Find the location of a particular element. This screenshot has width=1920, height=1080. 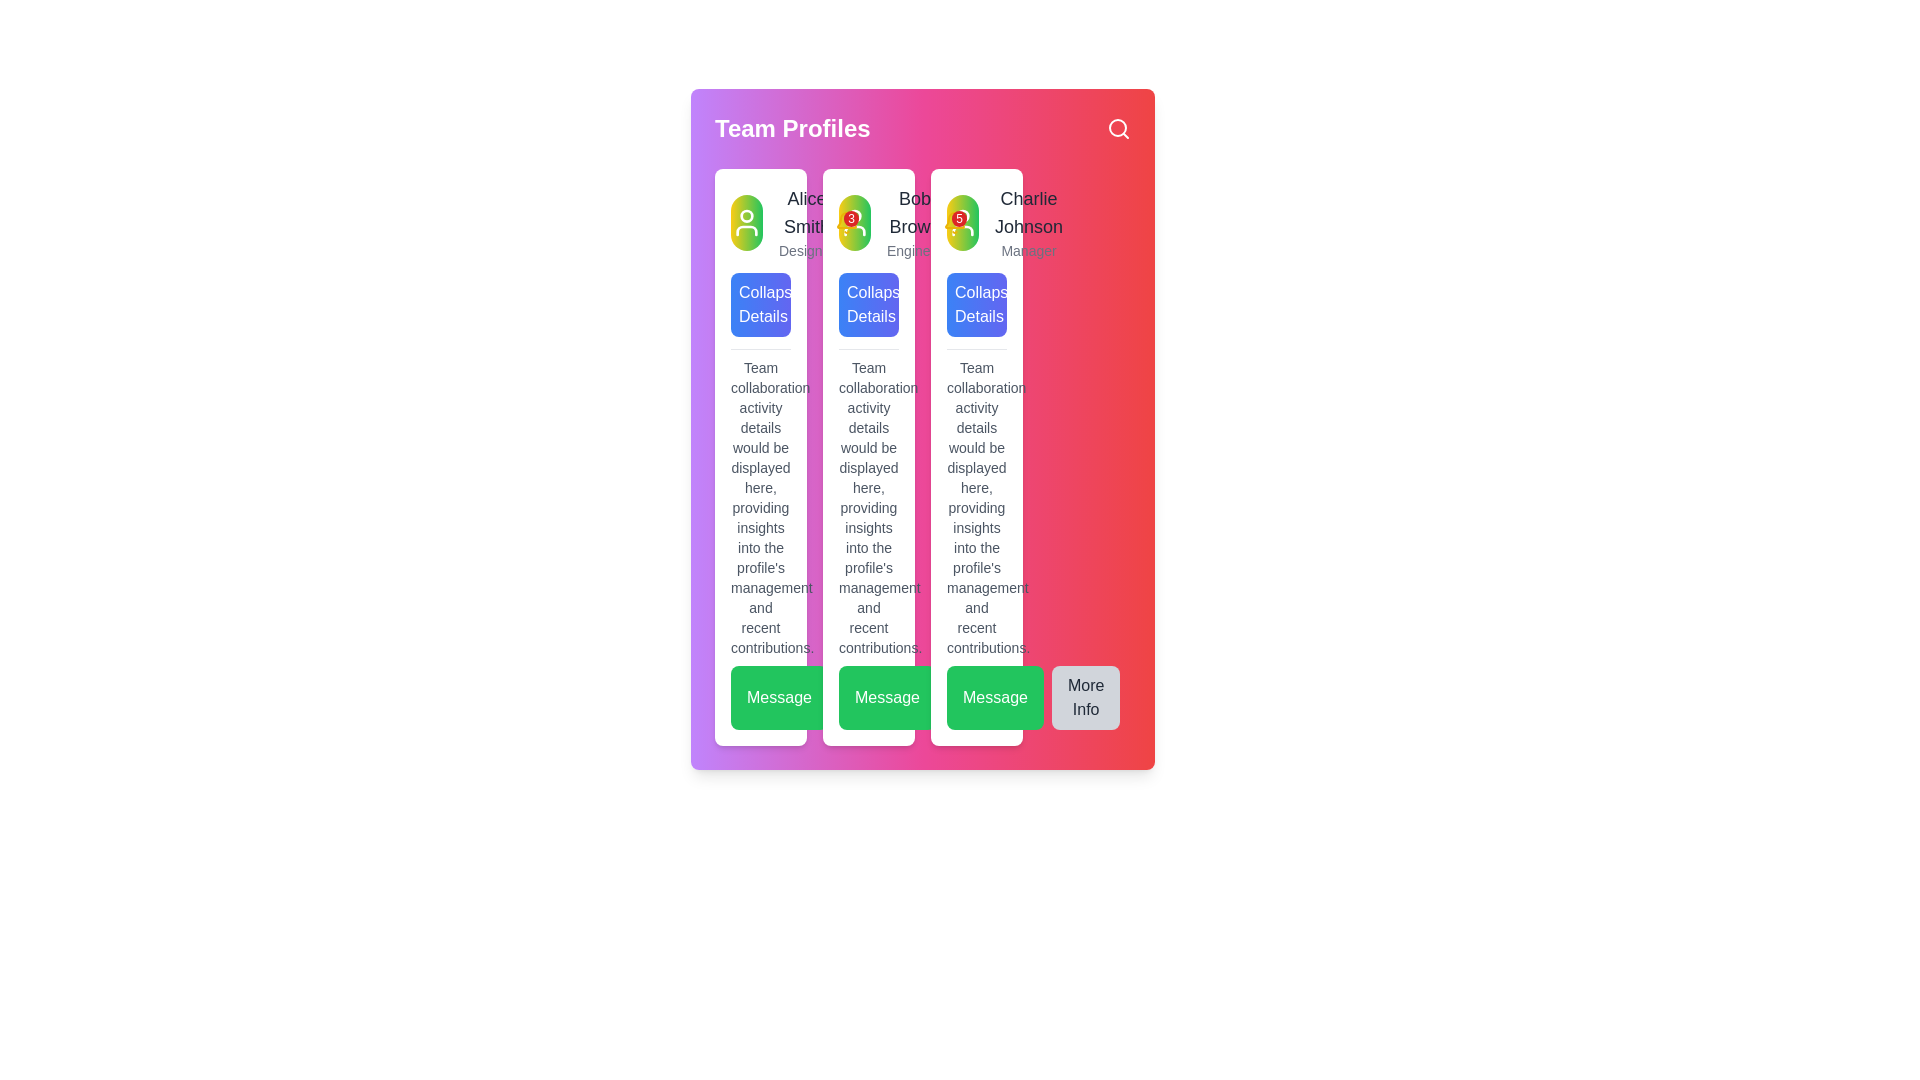

the text label displaying the name of a person in the profile card located at the top-center of the first column in the 'Team Profiles' interface is located at coordinates (806, 212).